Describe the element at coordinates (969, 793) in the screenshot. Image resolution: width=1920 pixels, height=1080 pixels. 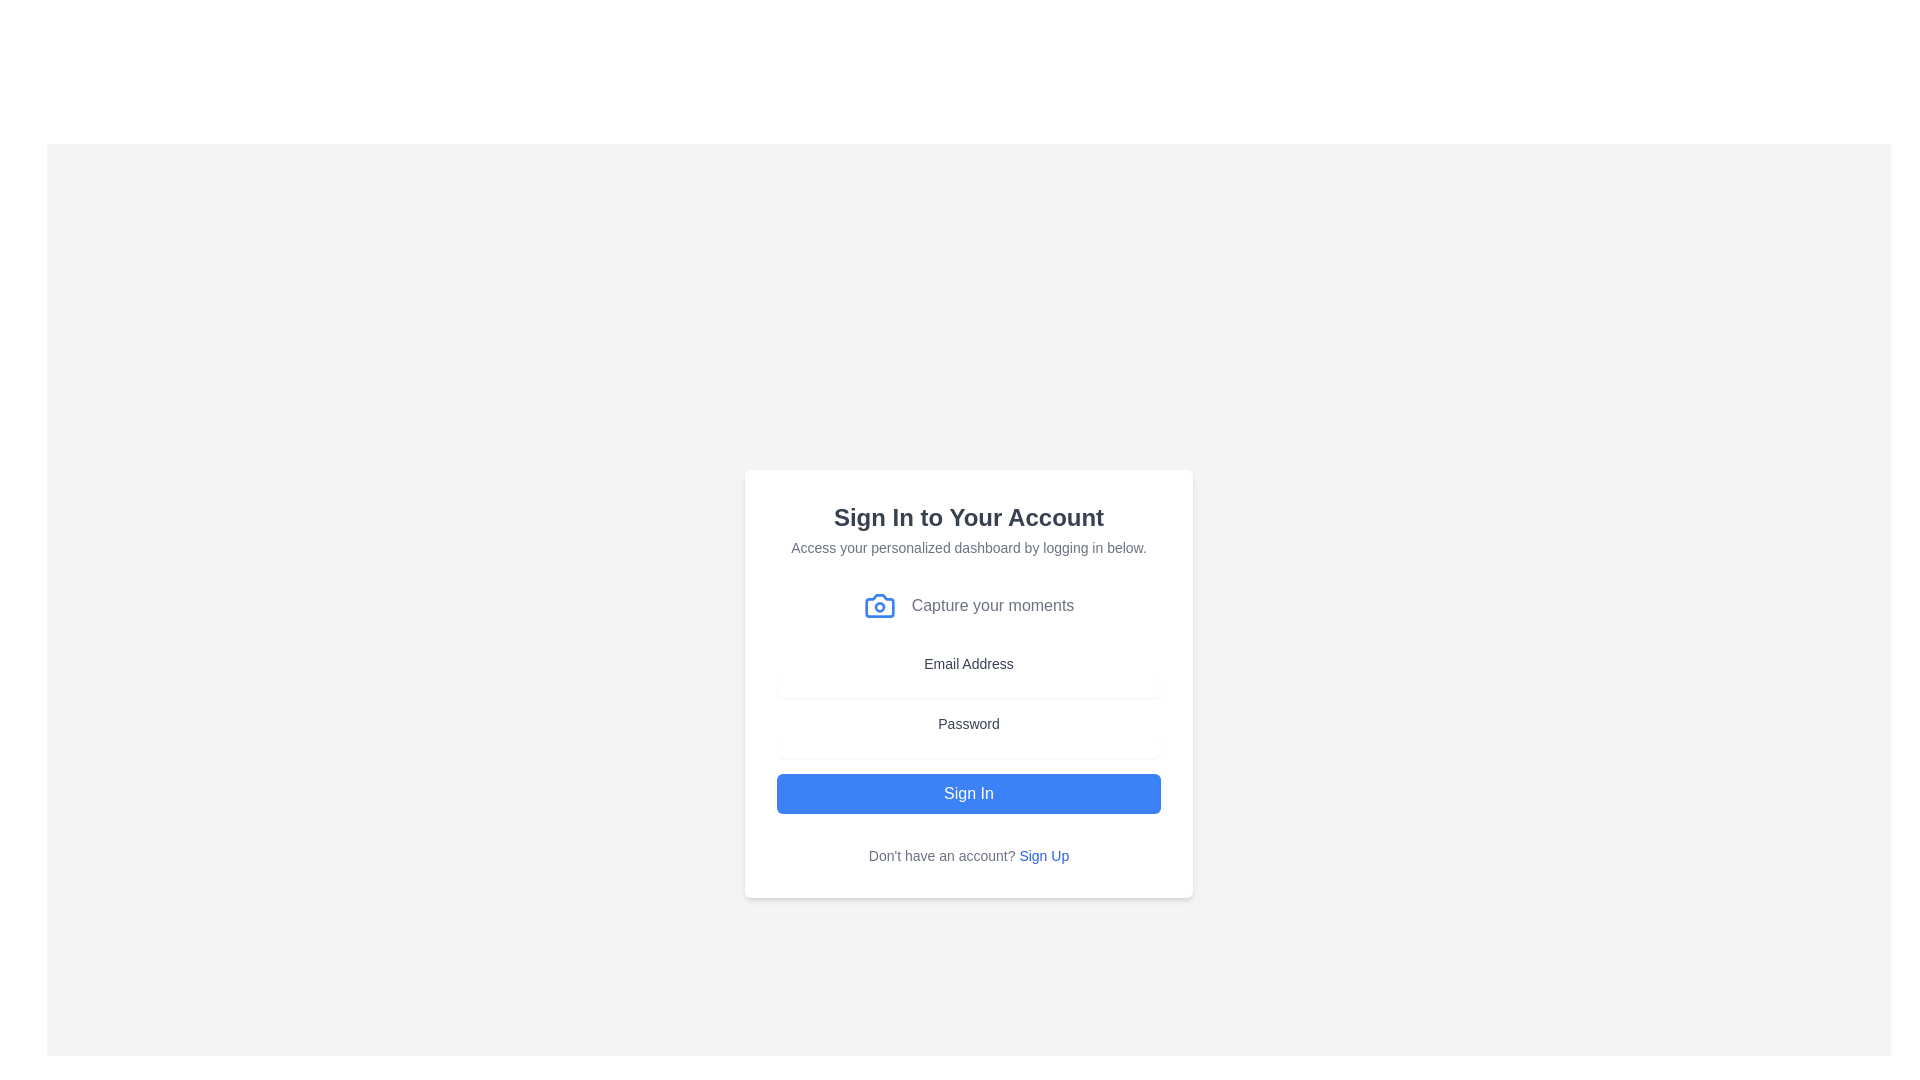
I see `the submission button located below the password input field` at that location.